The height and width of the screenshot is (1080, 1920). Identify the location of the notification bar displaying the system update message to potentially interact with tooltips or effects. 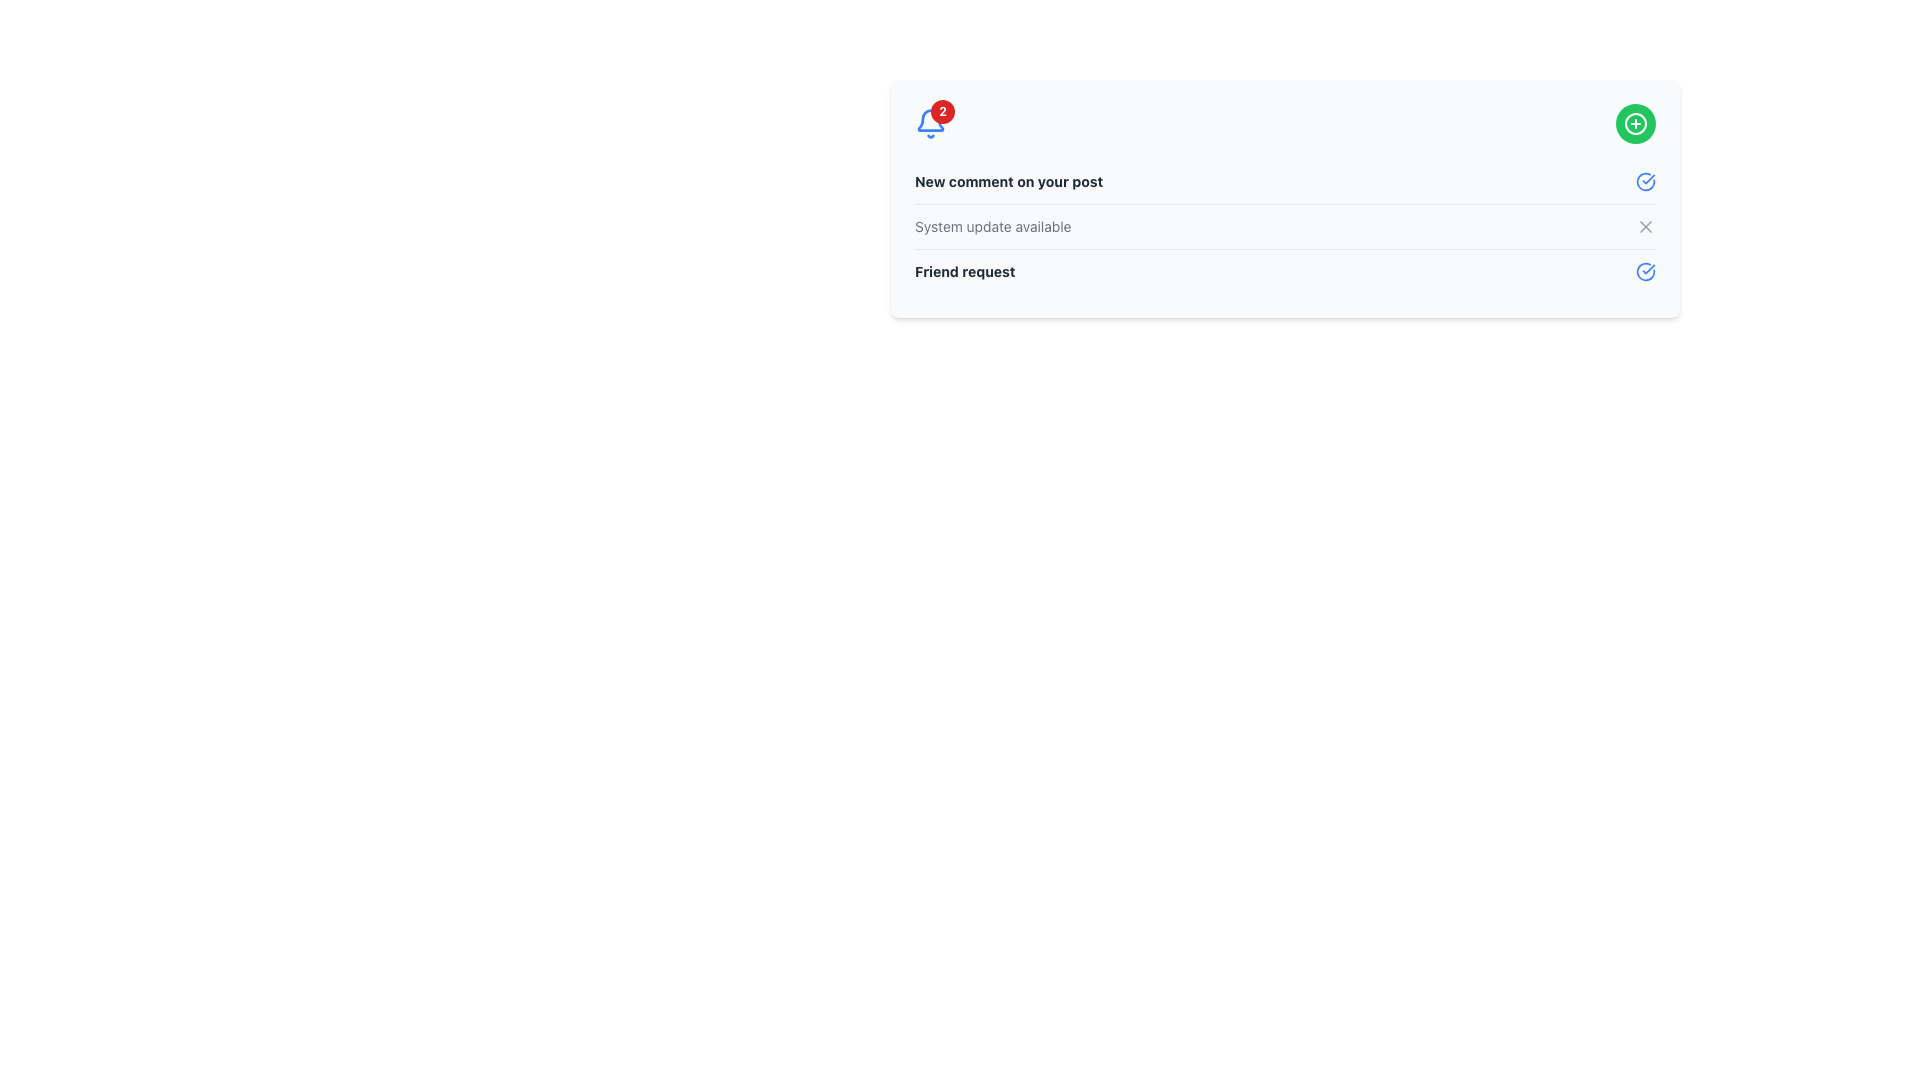
(1285, 225).